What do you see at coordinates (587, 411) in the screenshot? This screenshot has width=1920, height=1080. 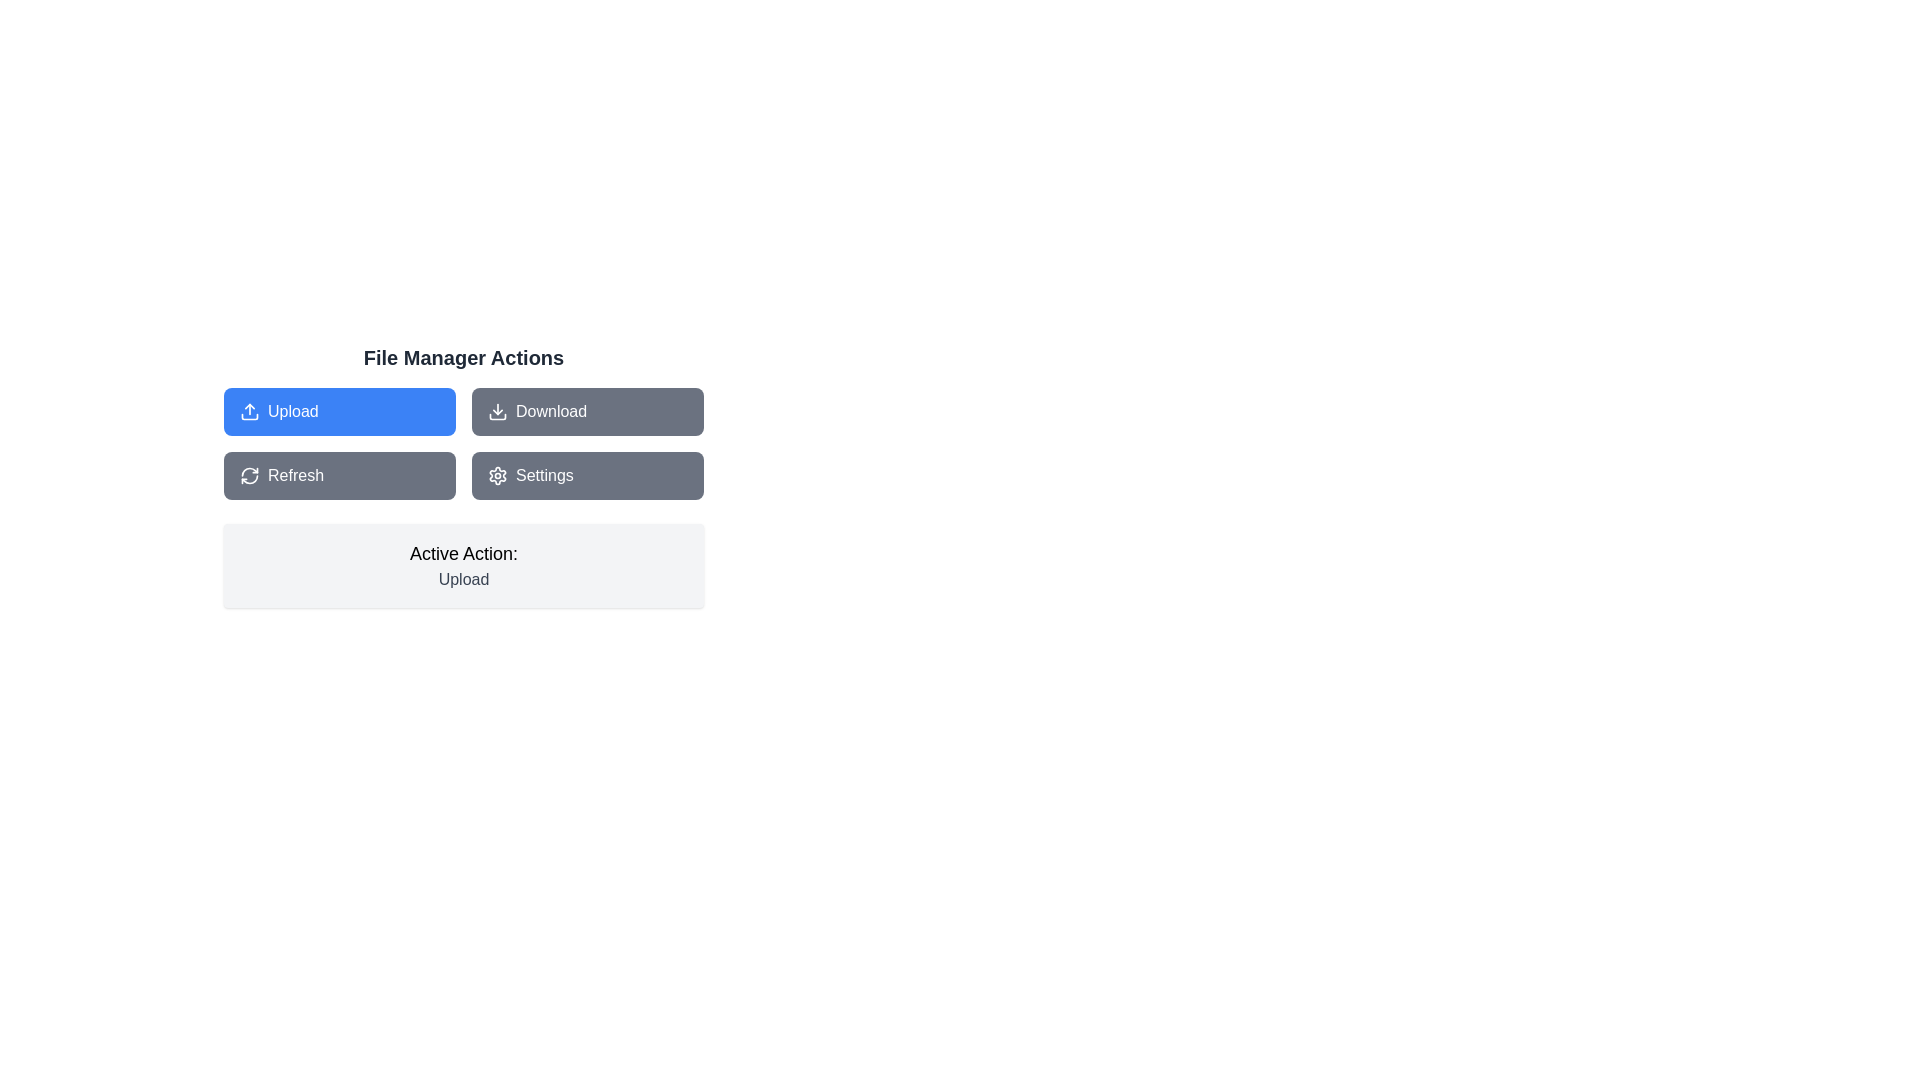 I see `the download button located in the top-right quadrant of the 'File Manager Actions' section, which initiates a download action` at bounding box center [587, 411].